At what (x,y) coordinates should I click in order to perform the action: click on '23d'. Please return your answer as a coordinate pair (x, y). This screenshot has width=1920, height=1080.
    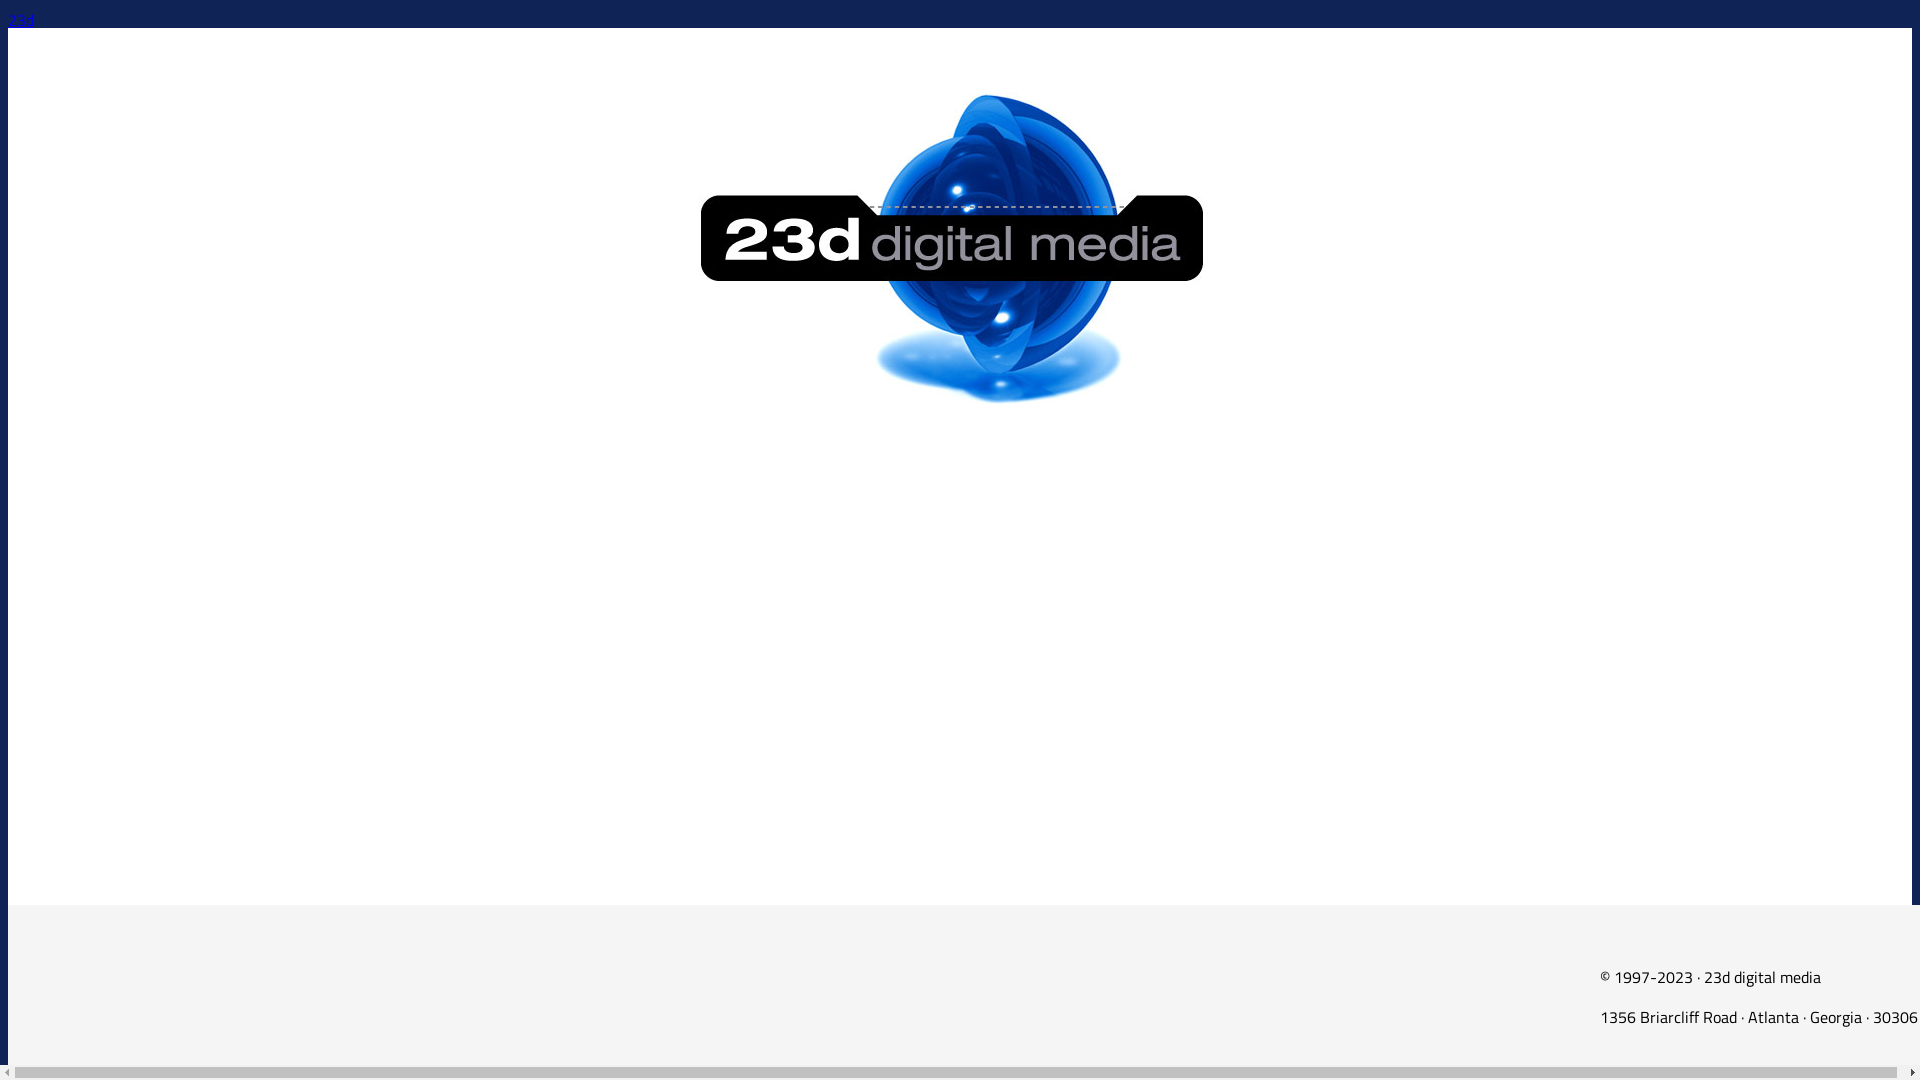
    Looking at the image, I should click on (20, 19).